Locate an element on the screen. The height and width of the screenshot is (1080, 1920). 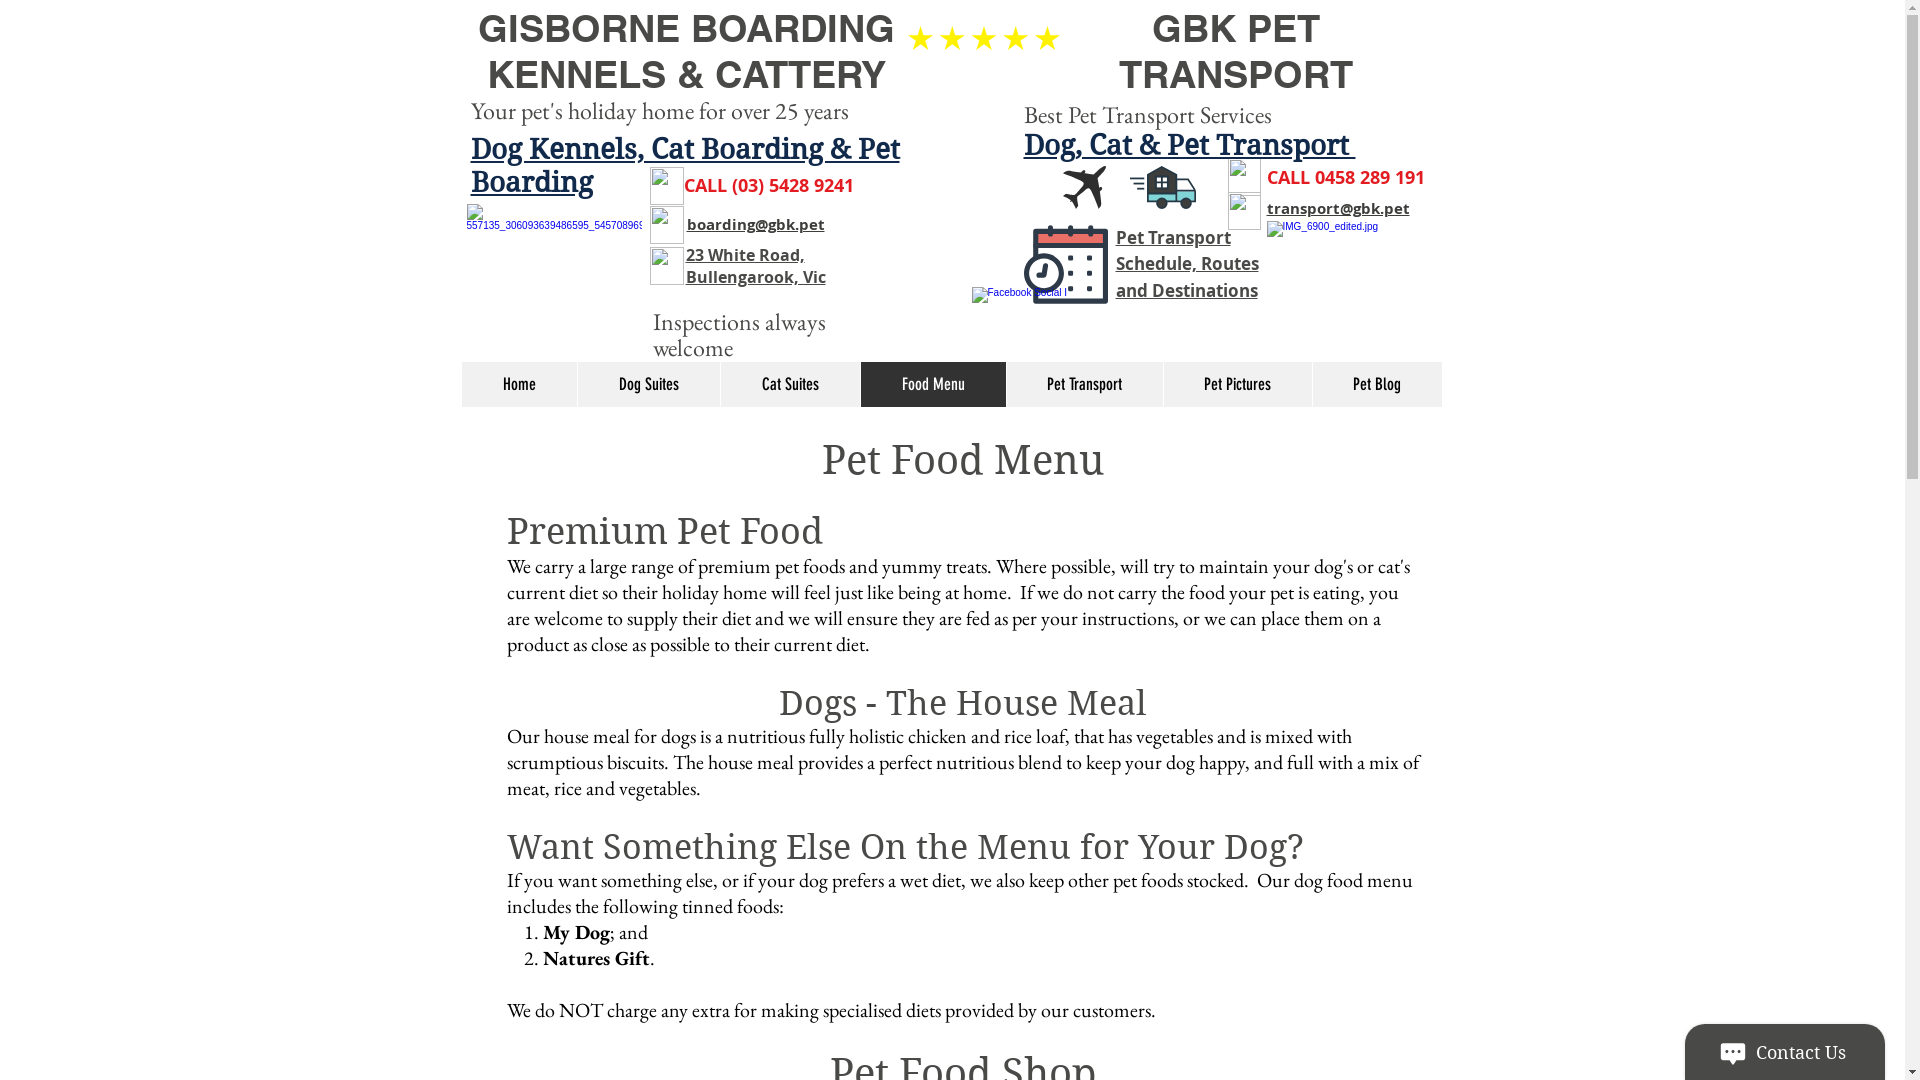
'CALL 0458 289 191' is located at coordinates (1344, 176).